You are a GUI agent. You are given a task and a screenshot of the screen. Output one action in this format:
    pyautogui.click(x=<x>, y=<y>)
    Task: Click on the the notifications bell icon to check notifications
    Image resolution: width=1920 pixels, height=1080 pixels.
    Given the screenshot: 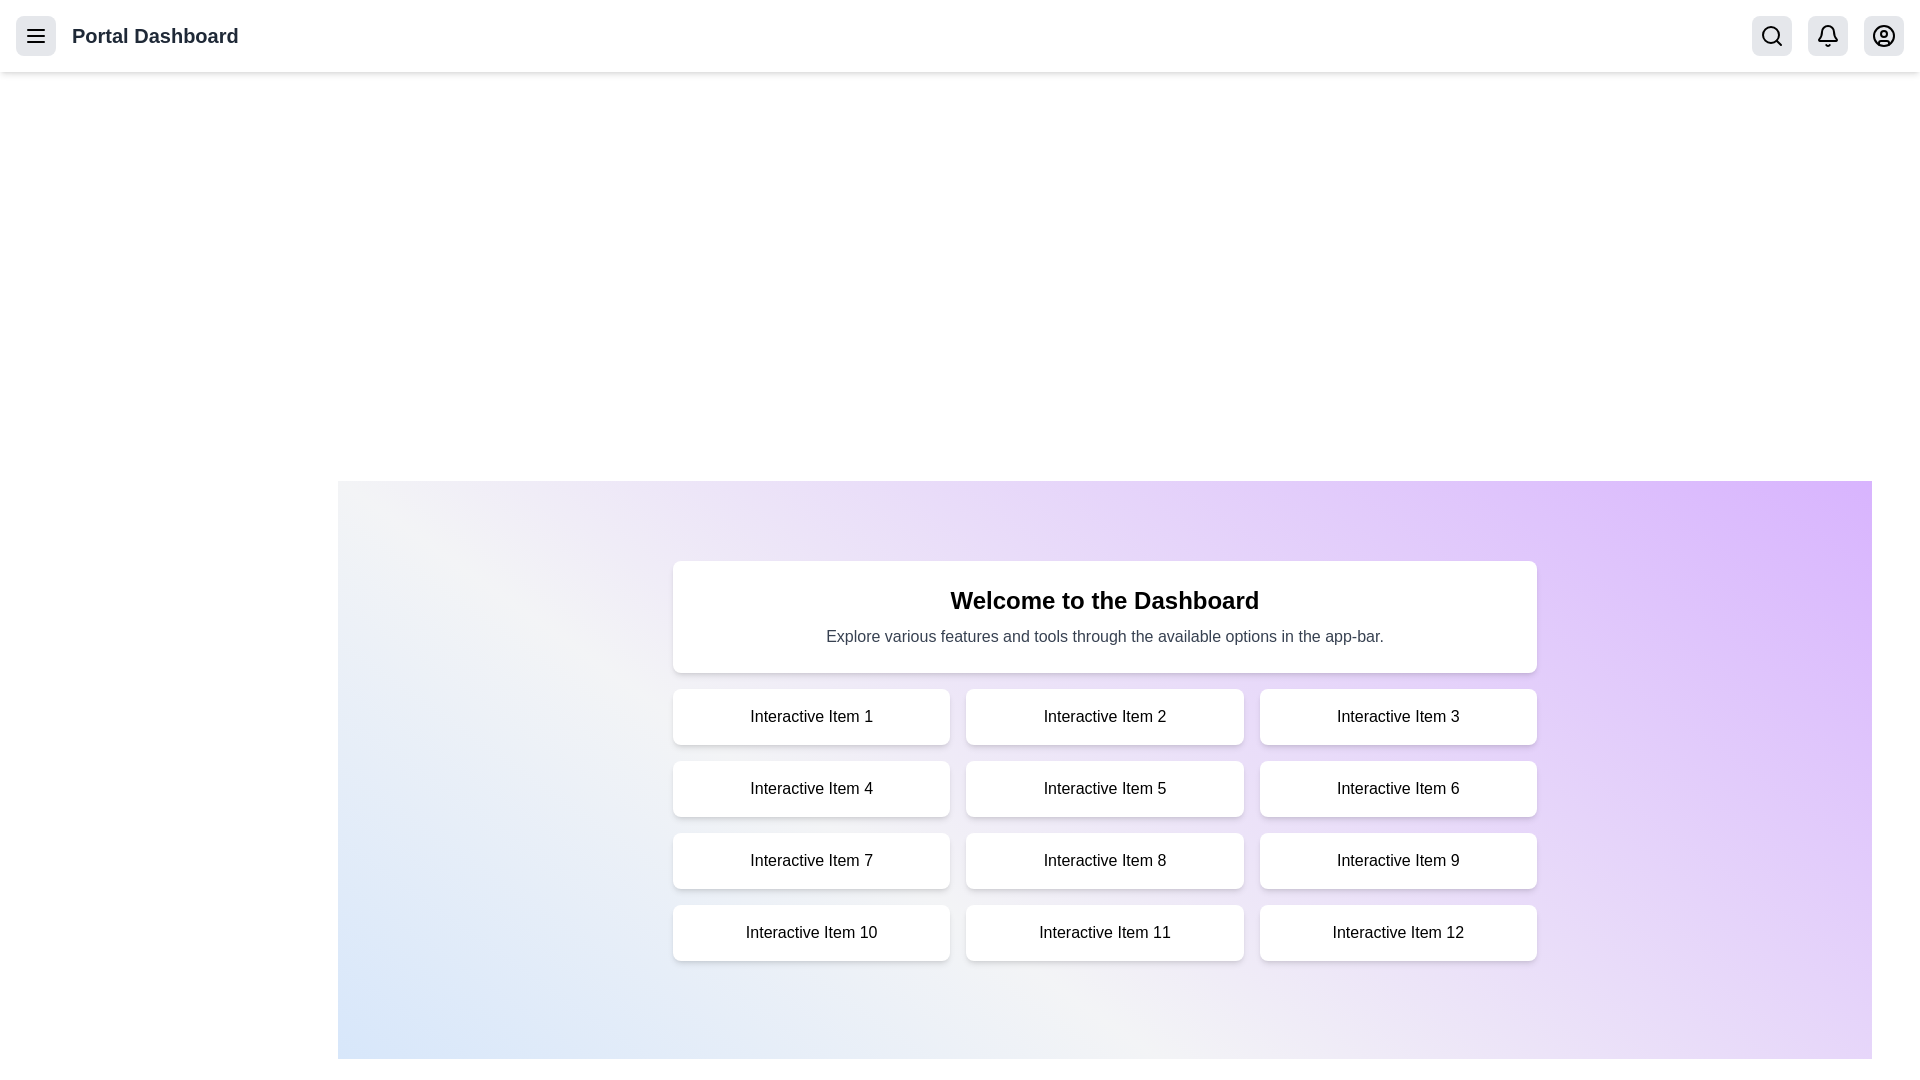 What is the action you would take?
    pyautogui.click(x=1828, y=35)
    